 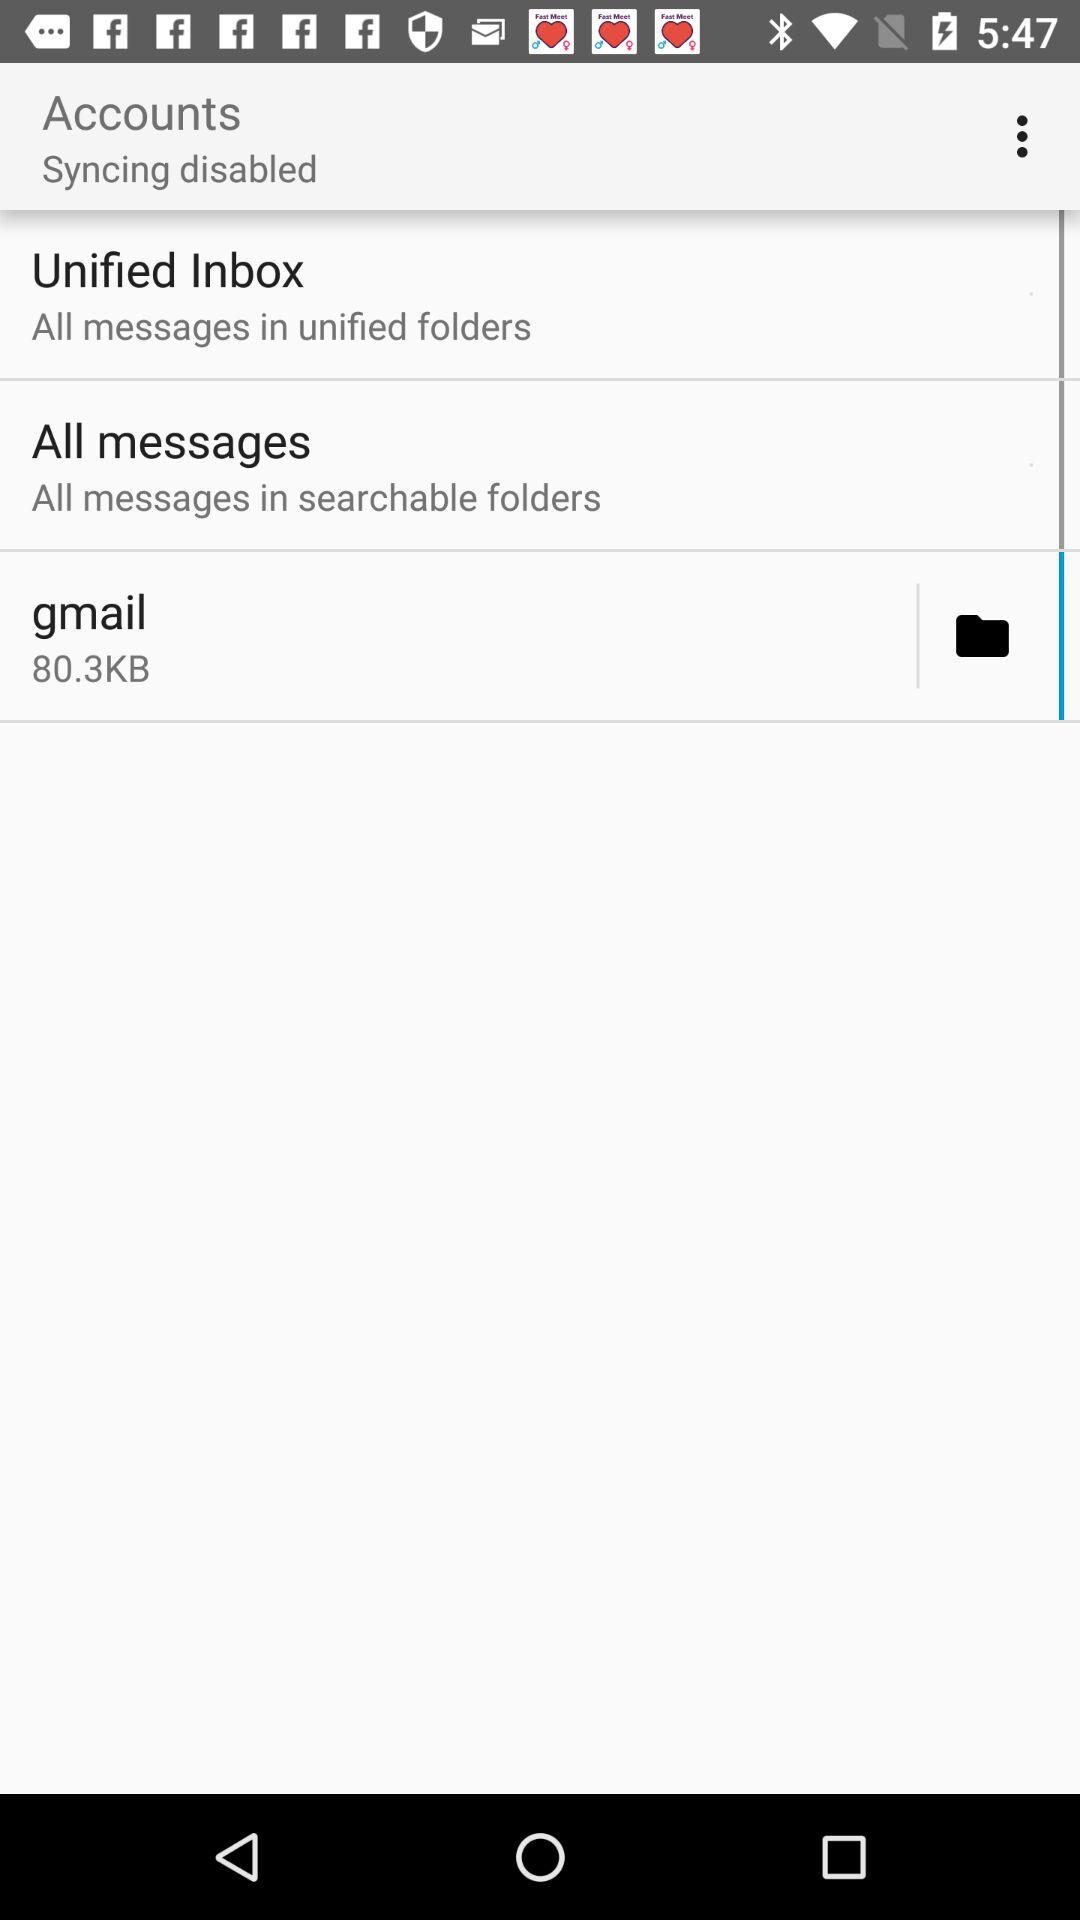 What do you see at coordinates (468, 609) in the screenshot?
I see `item below the all messages in` at bounding box center [468, 609].